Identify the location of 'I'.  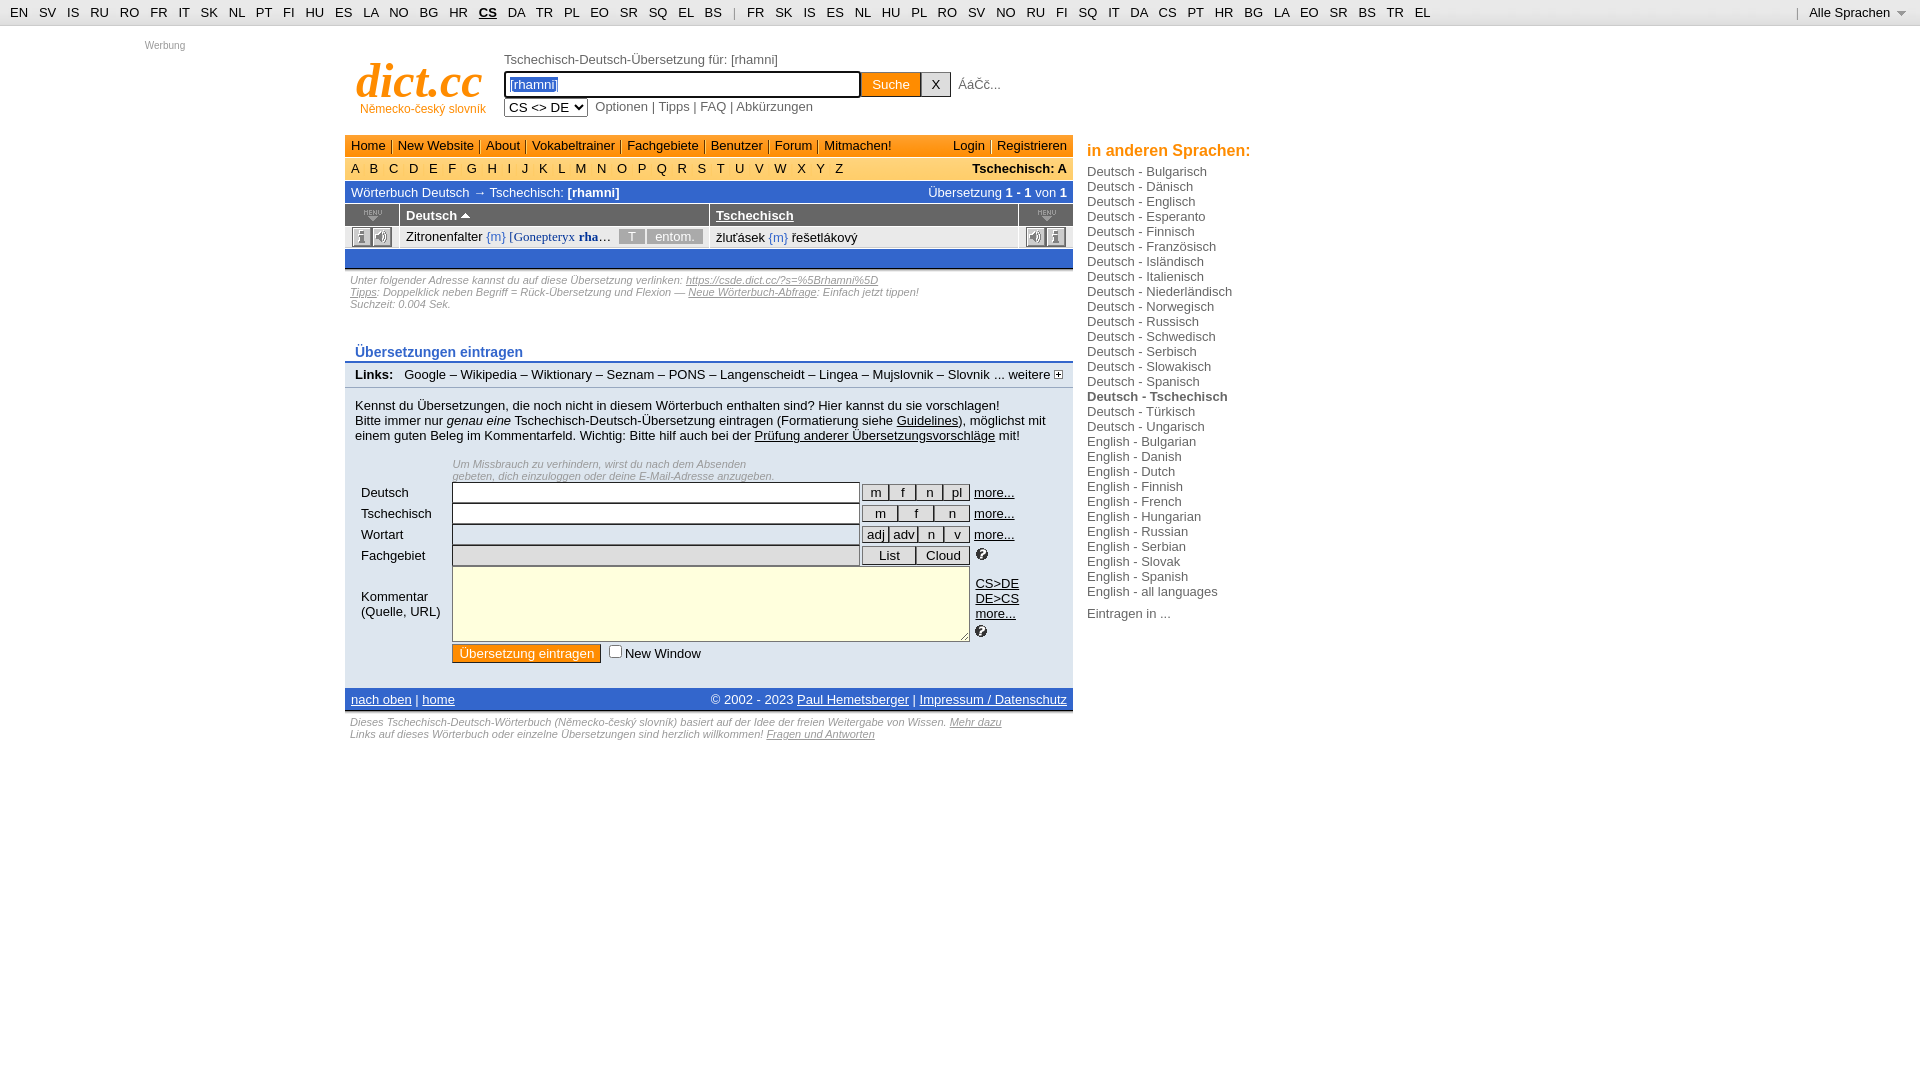
(509, 167).